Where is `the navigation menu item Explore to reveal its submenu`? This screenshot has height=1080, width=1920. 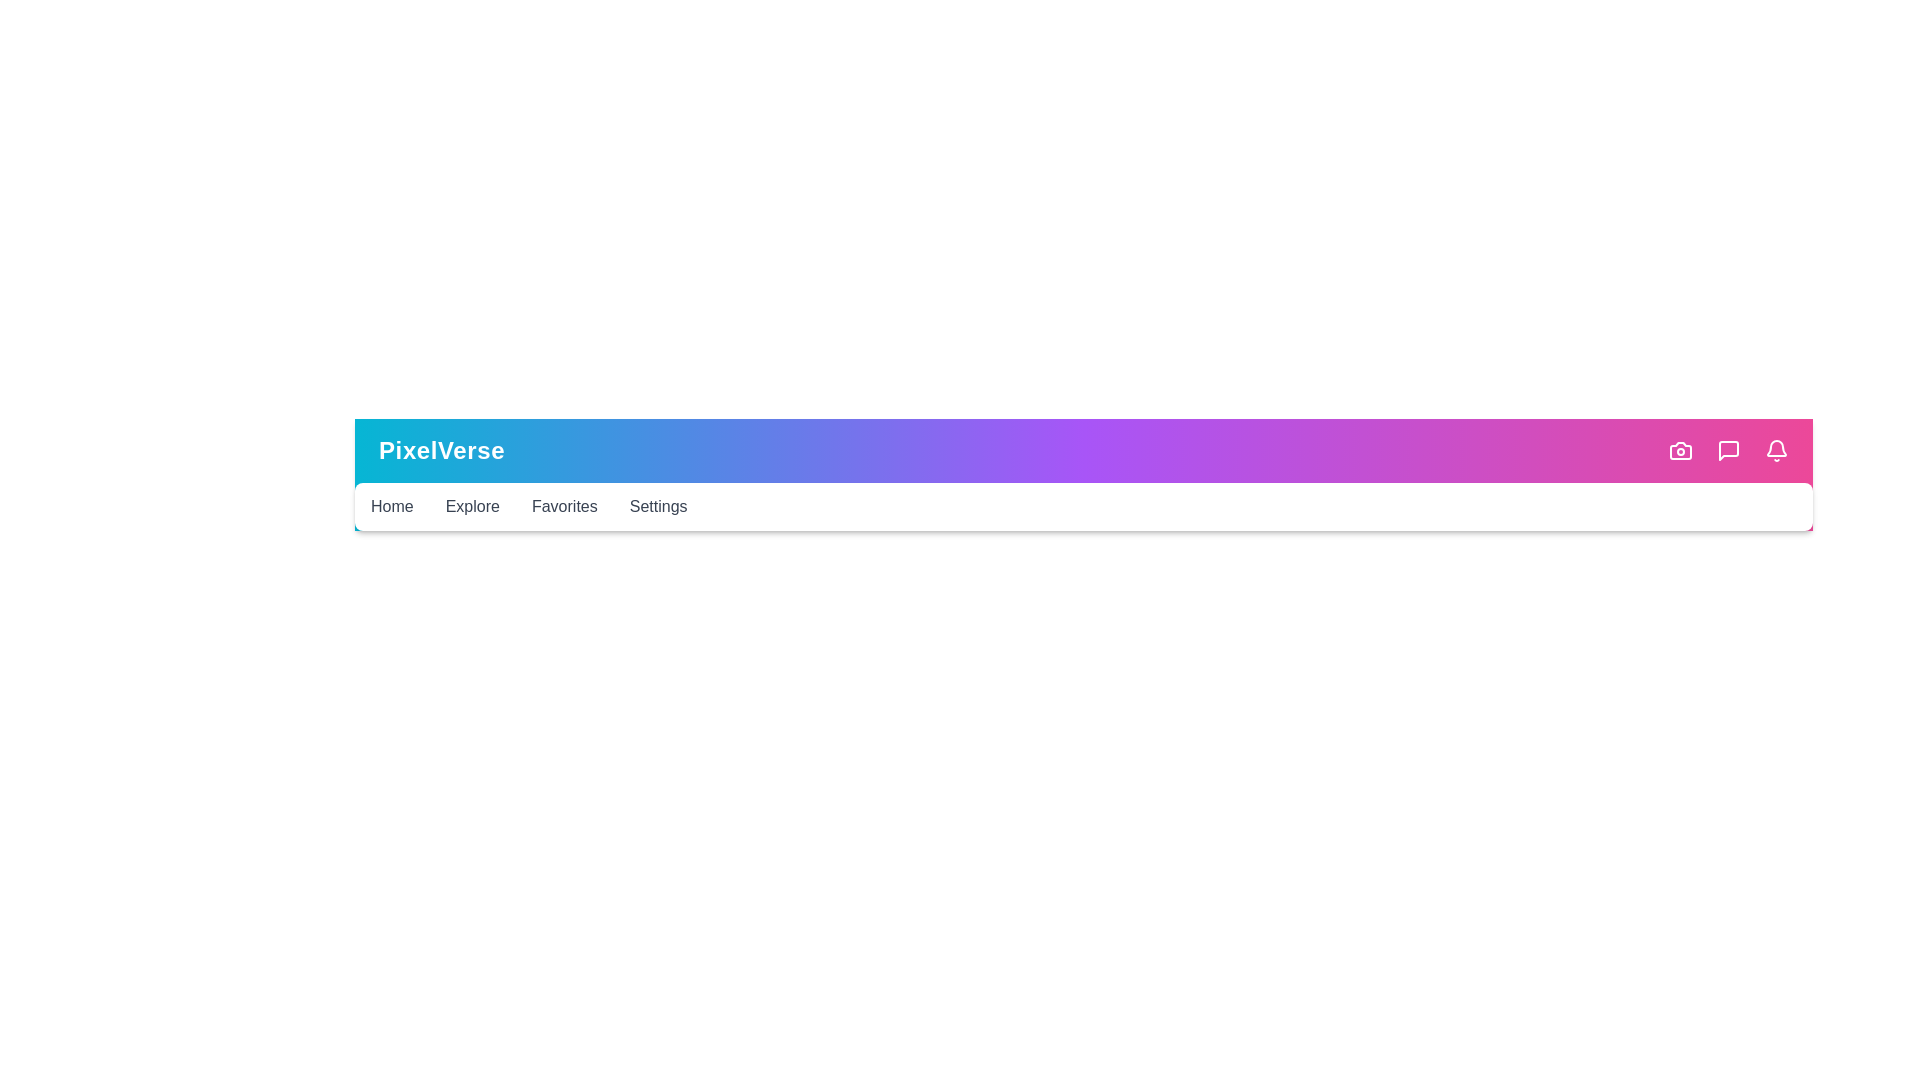
the navigation menu item Explore to reveal its submenu is located at coordinates (470, 504).